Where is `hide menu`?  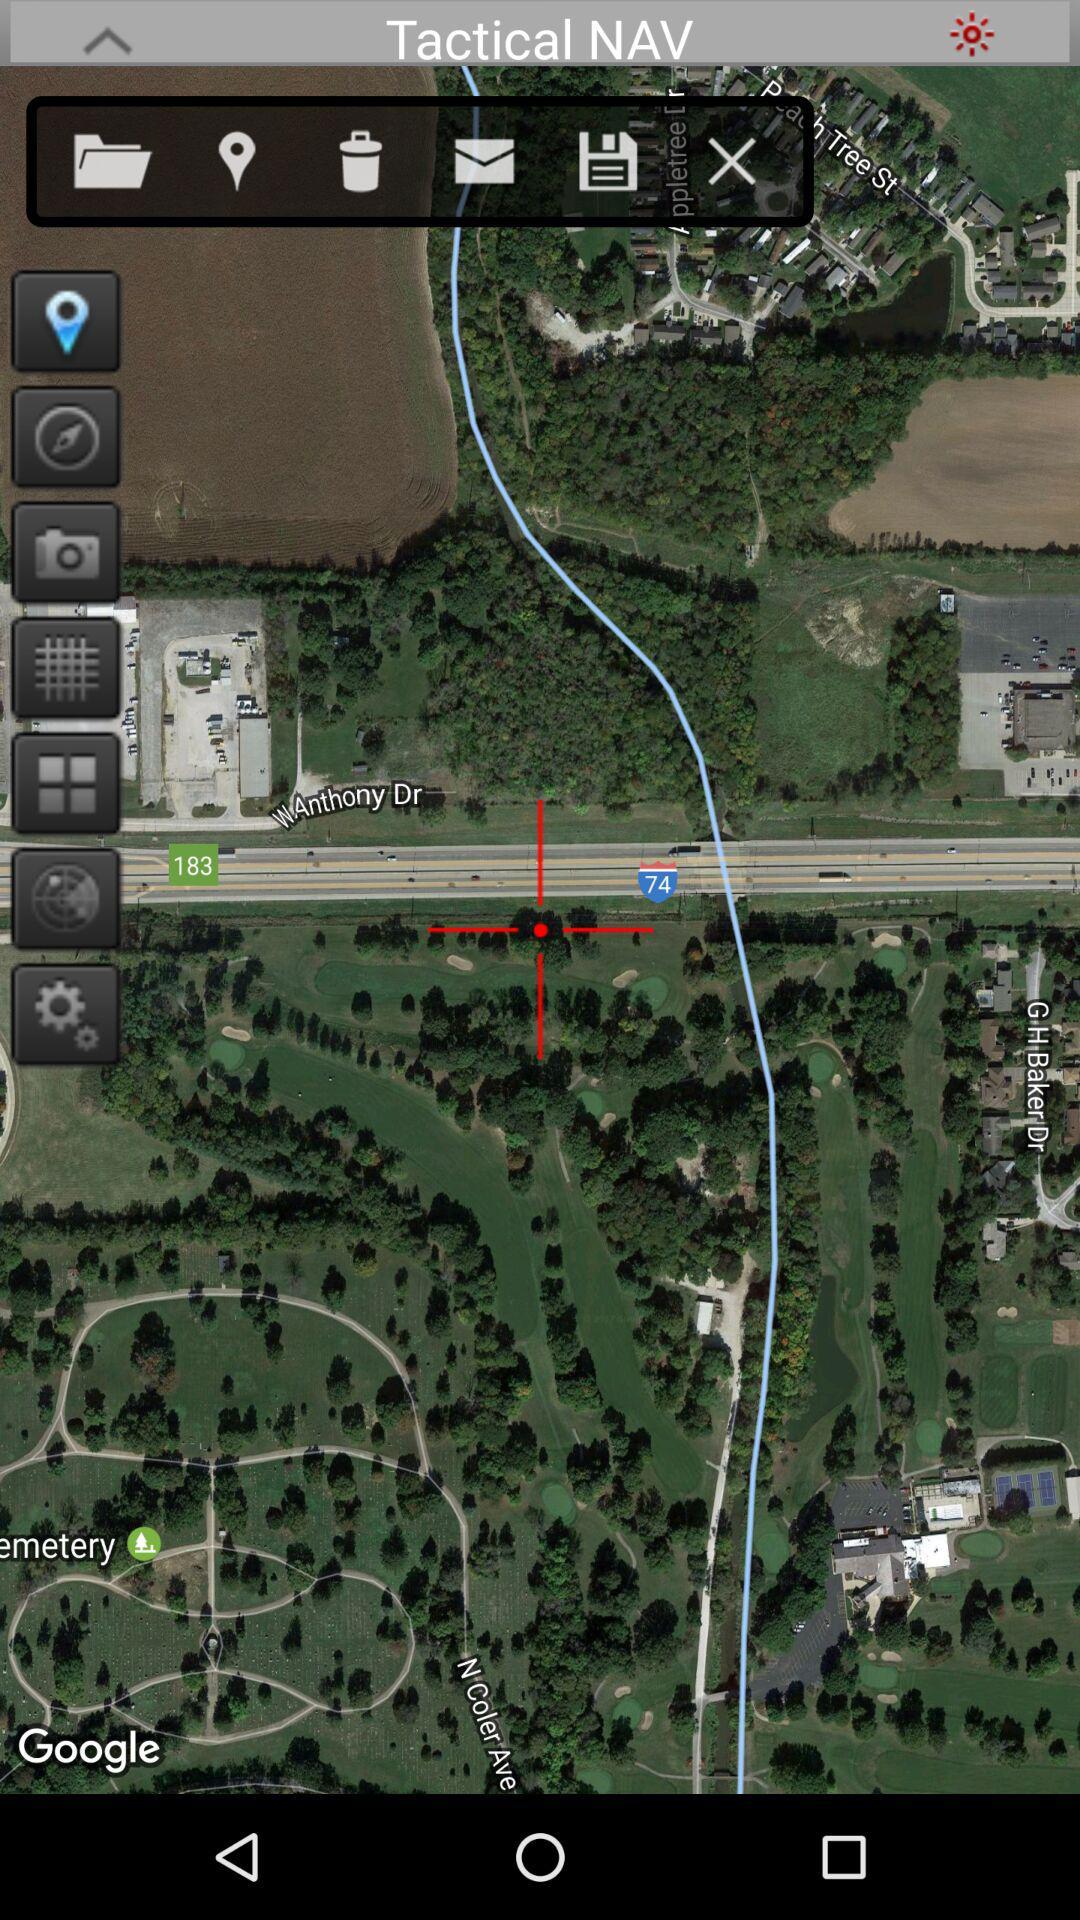 hide menu is located at coordinates (751, 156).